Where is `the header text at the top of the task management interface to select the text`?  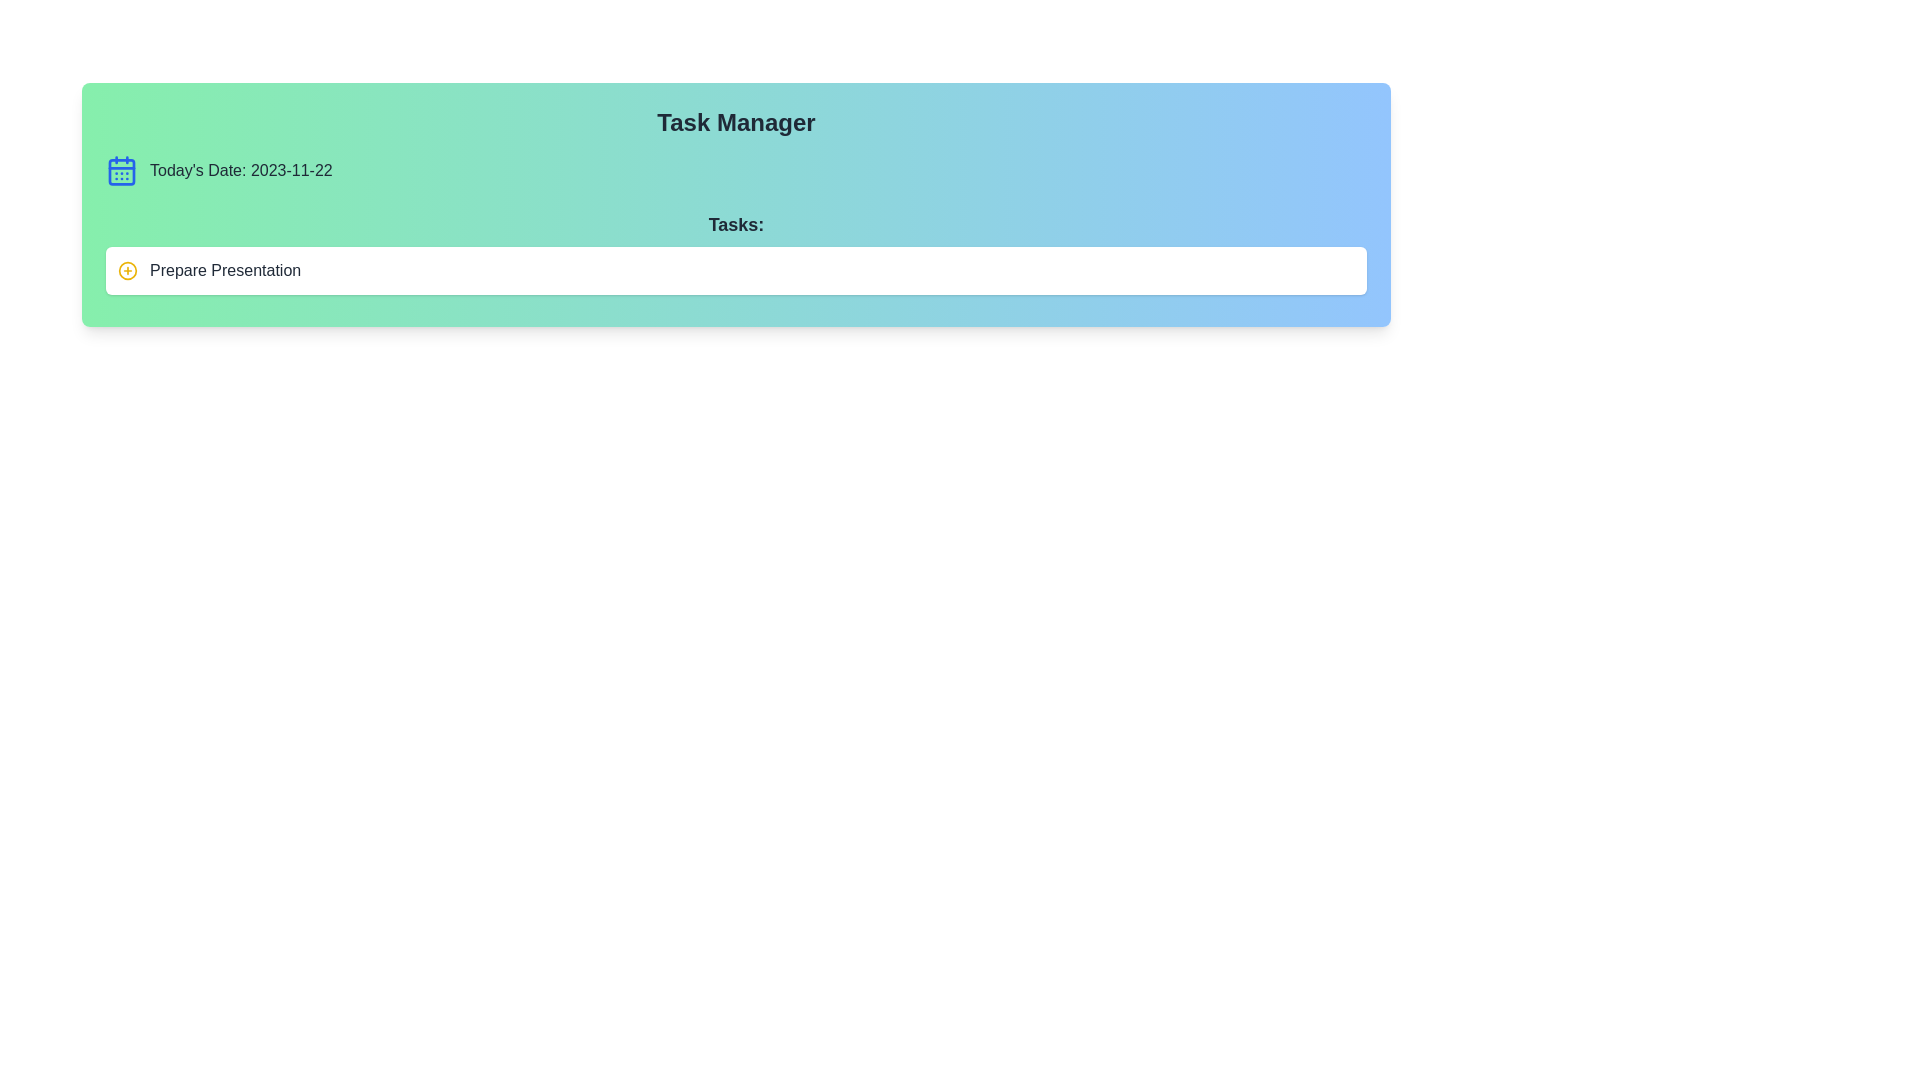 the header text at the top of the task management interface to select the text is located at coordinates (735, 123).